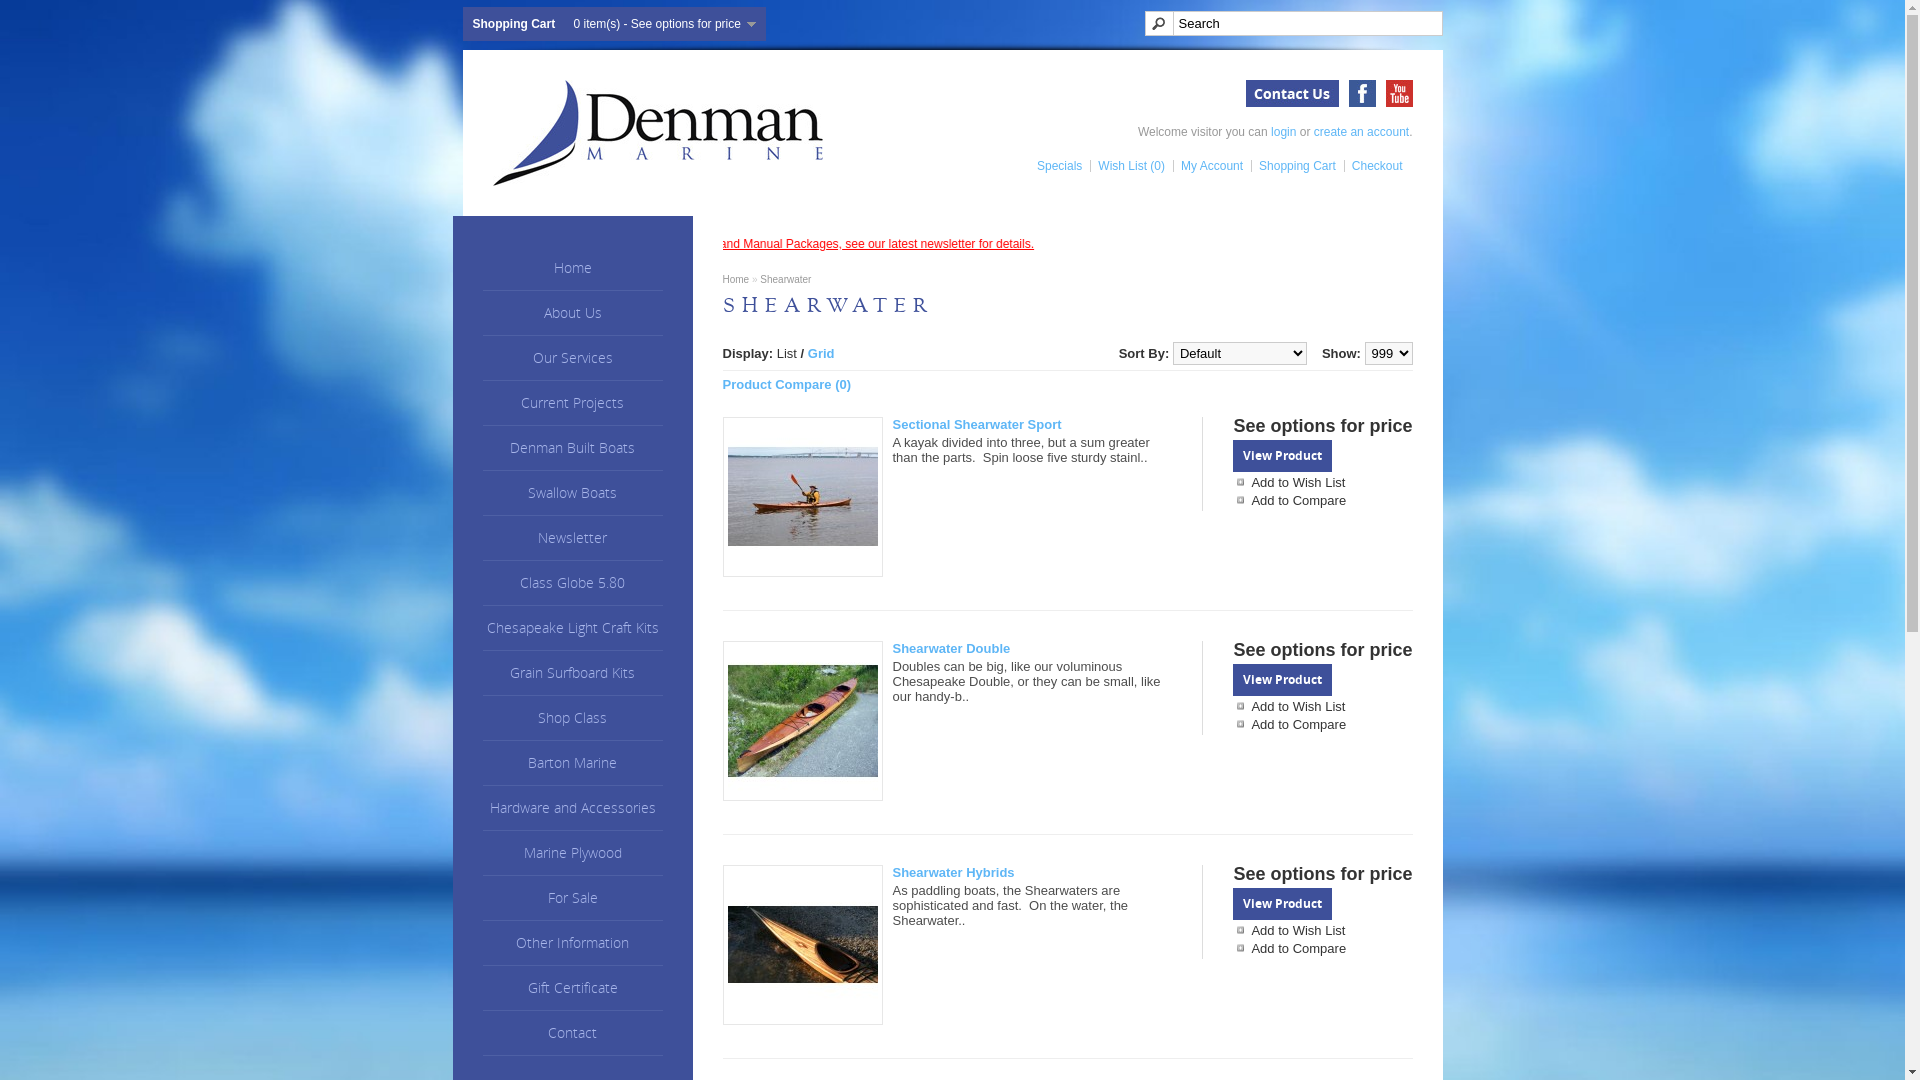 The height and width of the screenshot is (1080, 1920). I want to click on 'Search', so click(1292, 23).